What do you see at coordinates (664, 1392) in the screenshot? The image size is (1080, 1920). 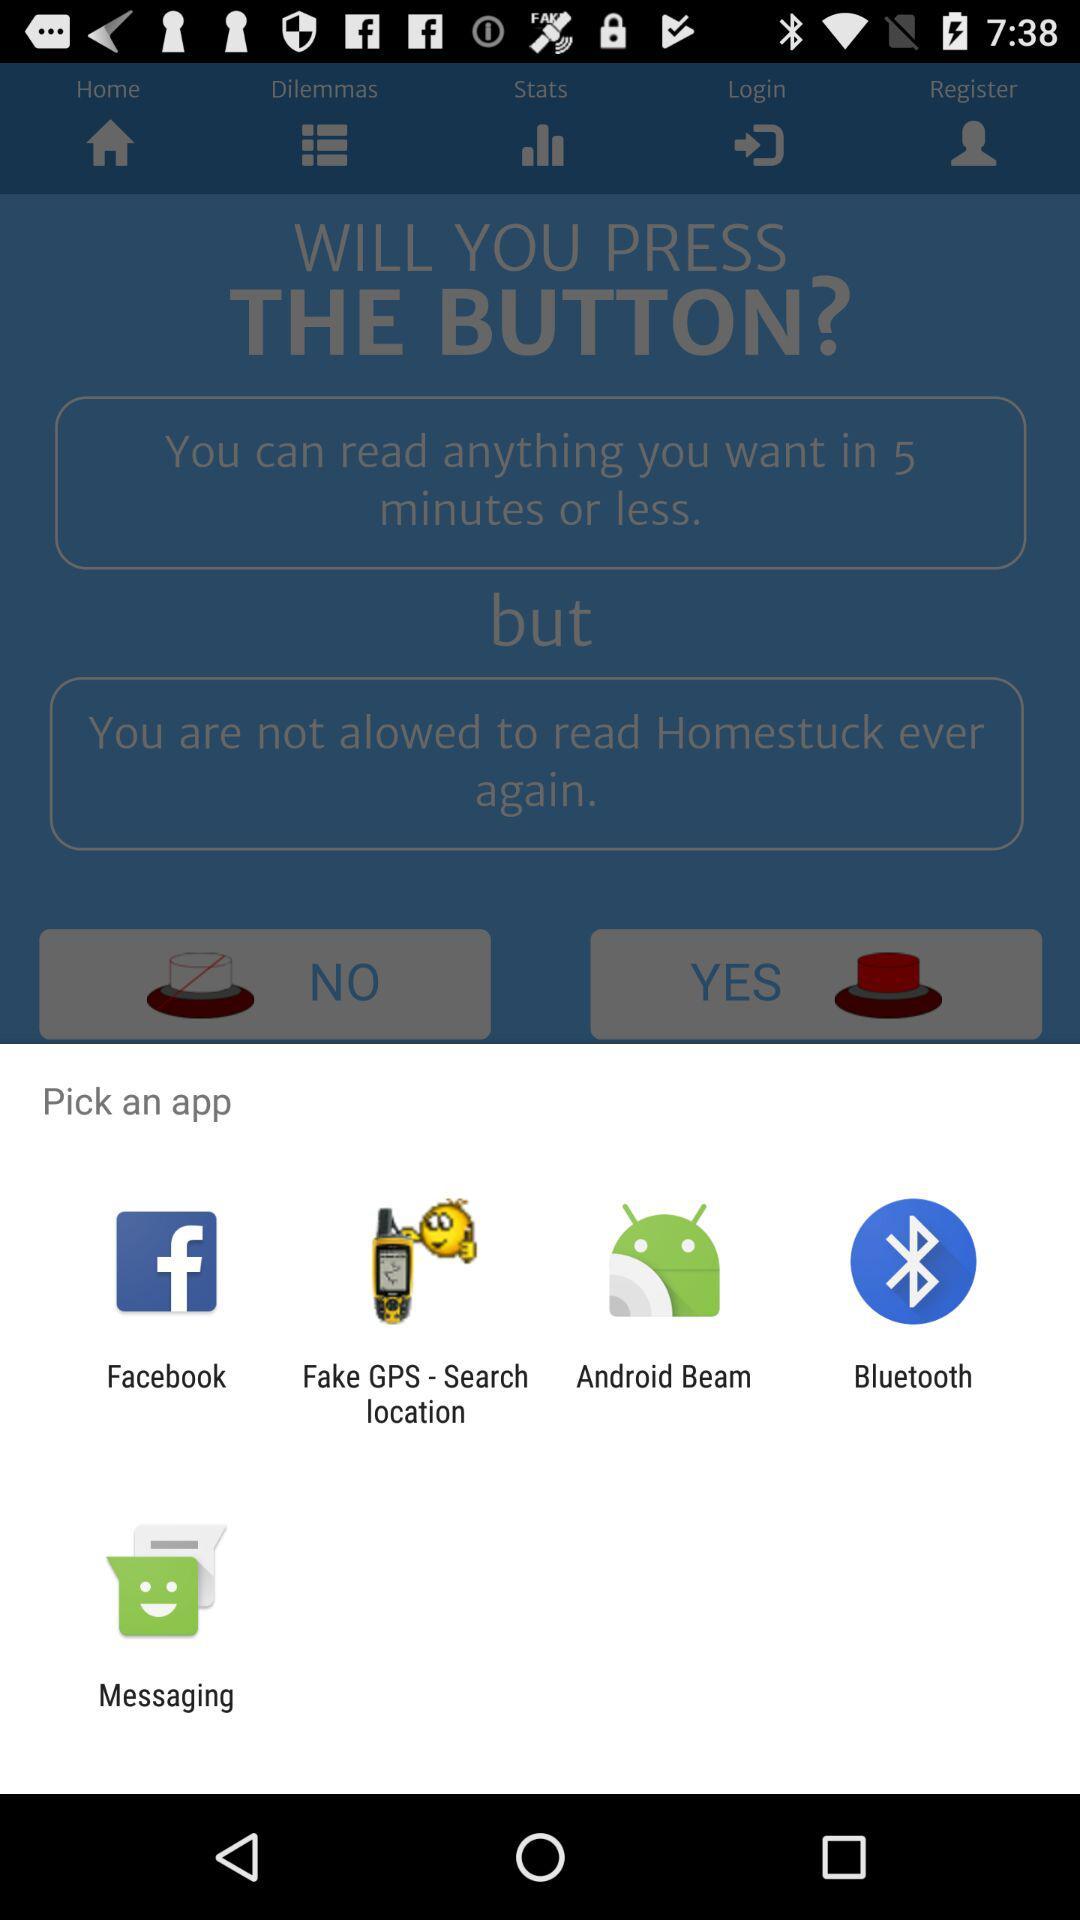 I see `item to the left of the bluetooth item` at bounding box center [664, 1392].